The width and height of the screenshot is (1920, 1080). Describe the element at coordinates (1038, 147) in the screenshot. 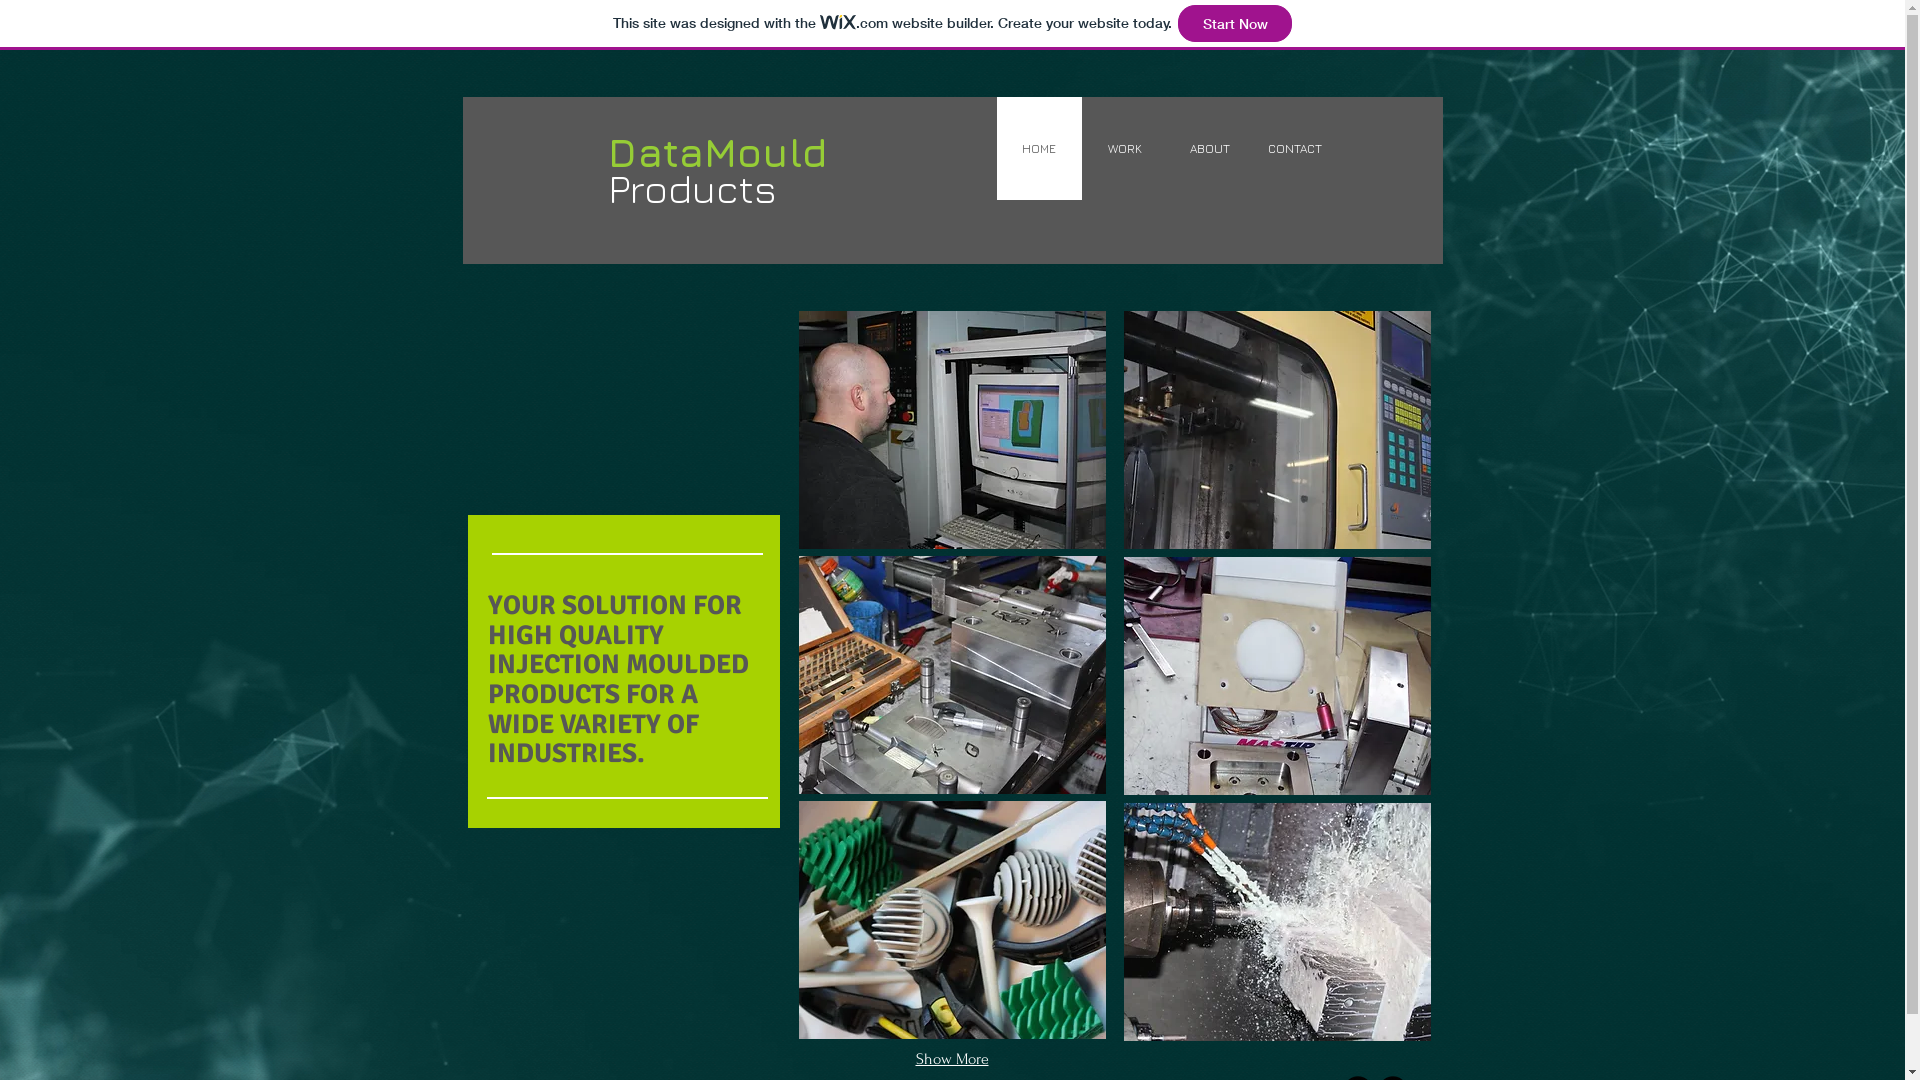

I see `'HOME'` at that location.